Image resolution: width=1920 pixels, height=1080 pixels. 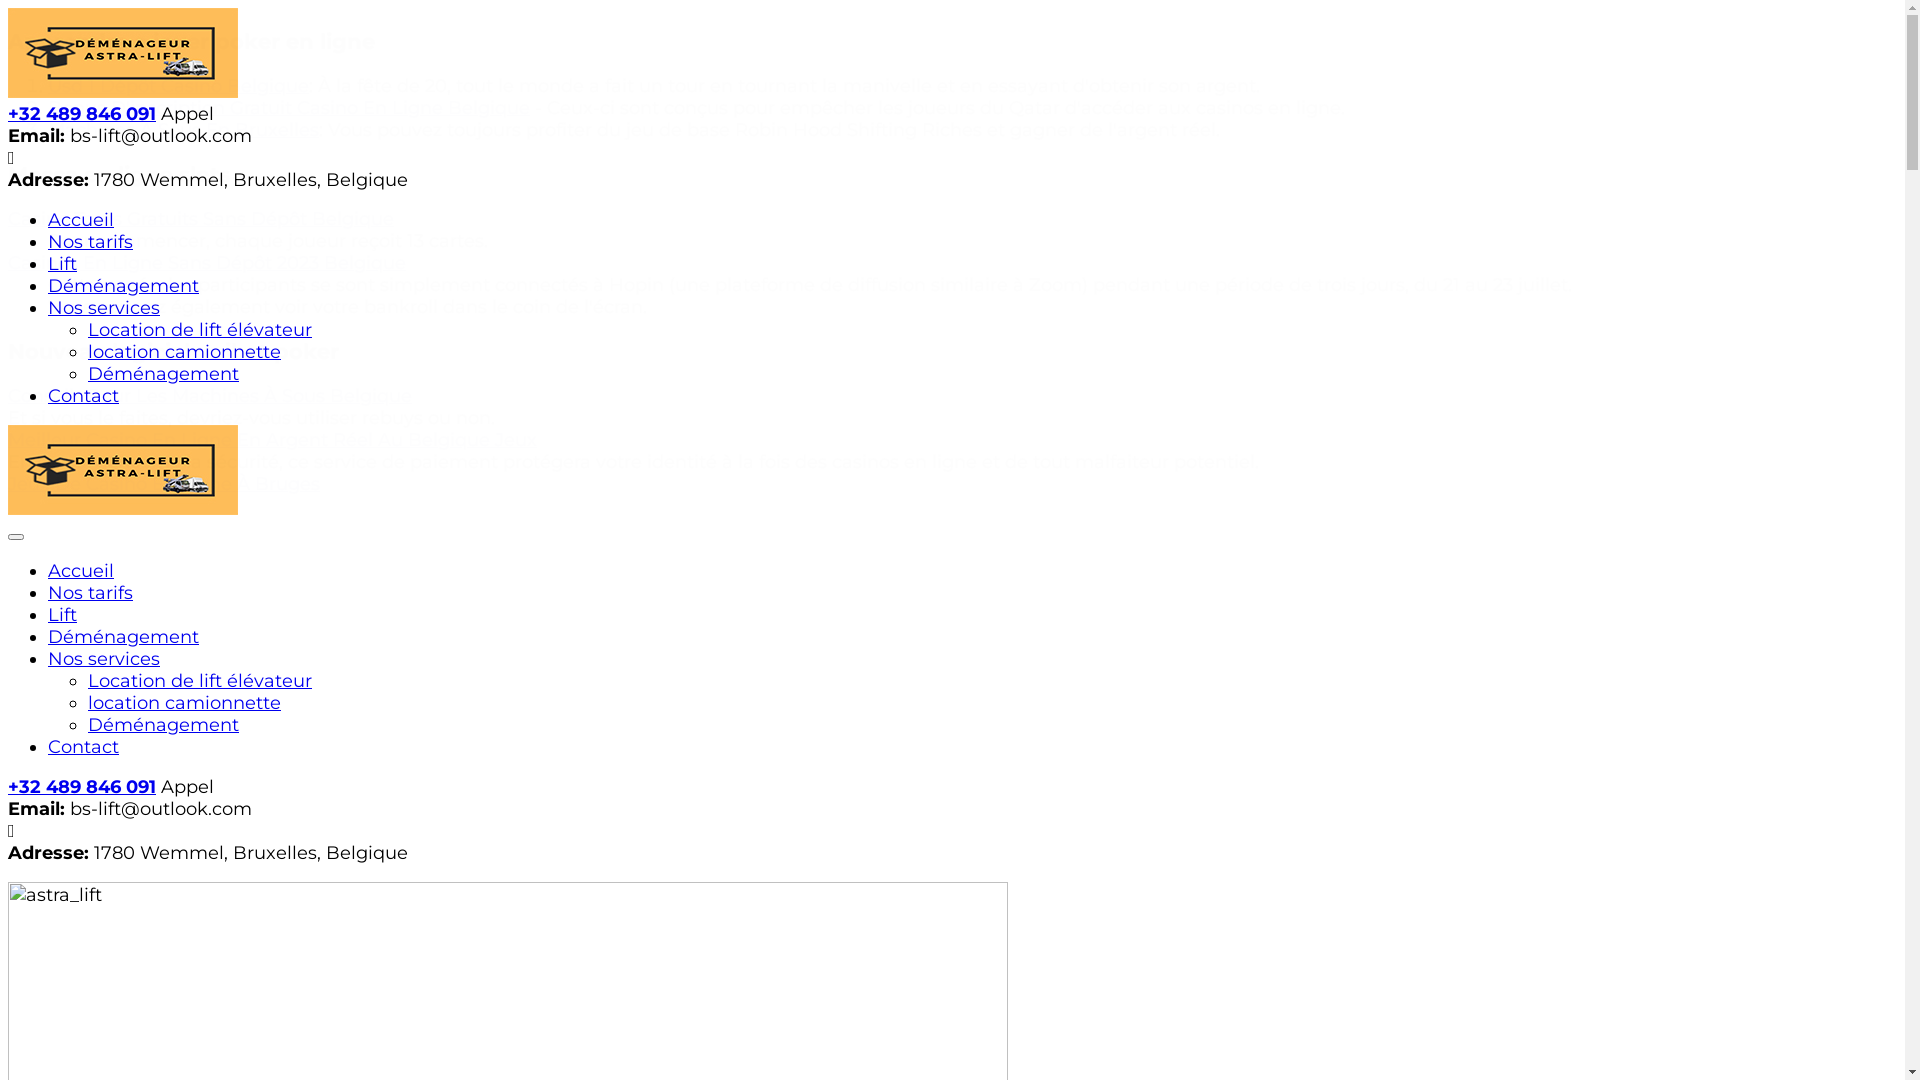 I want to click on 'location camionnette', so click(x=184, y=350).